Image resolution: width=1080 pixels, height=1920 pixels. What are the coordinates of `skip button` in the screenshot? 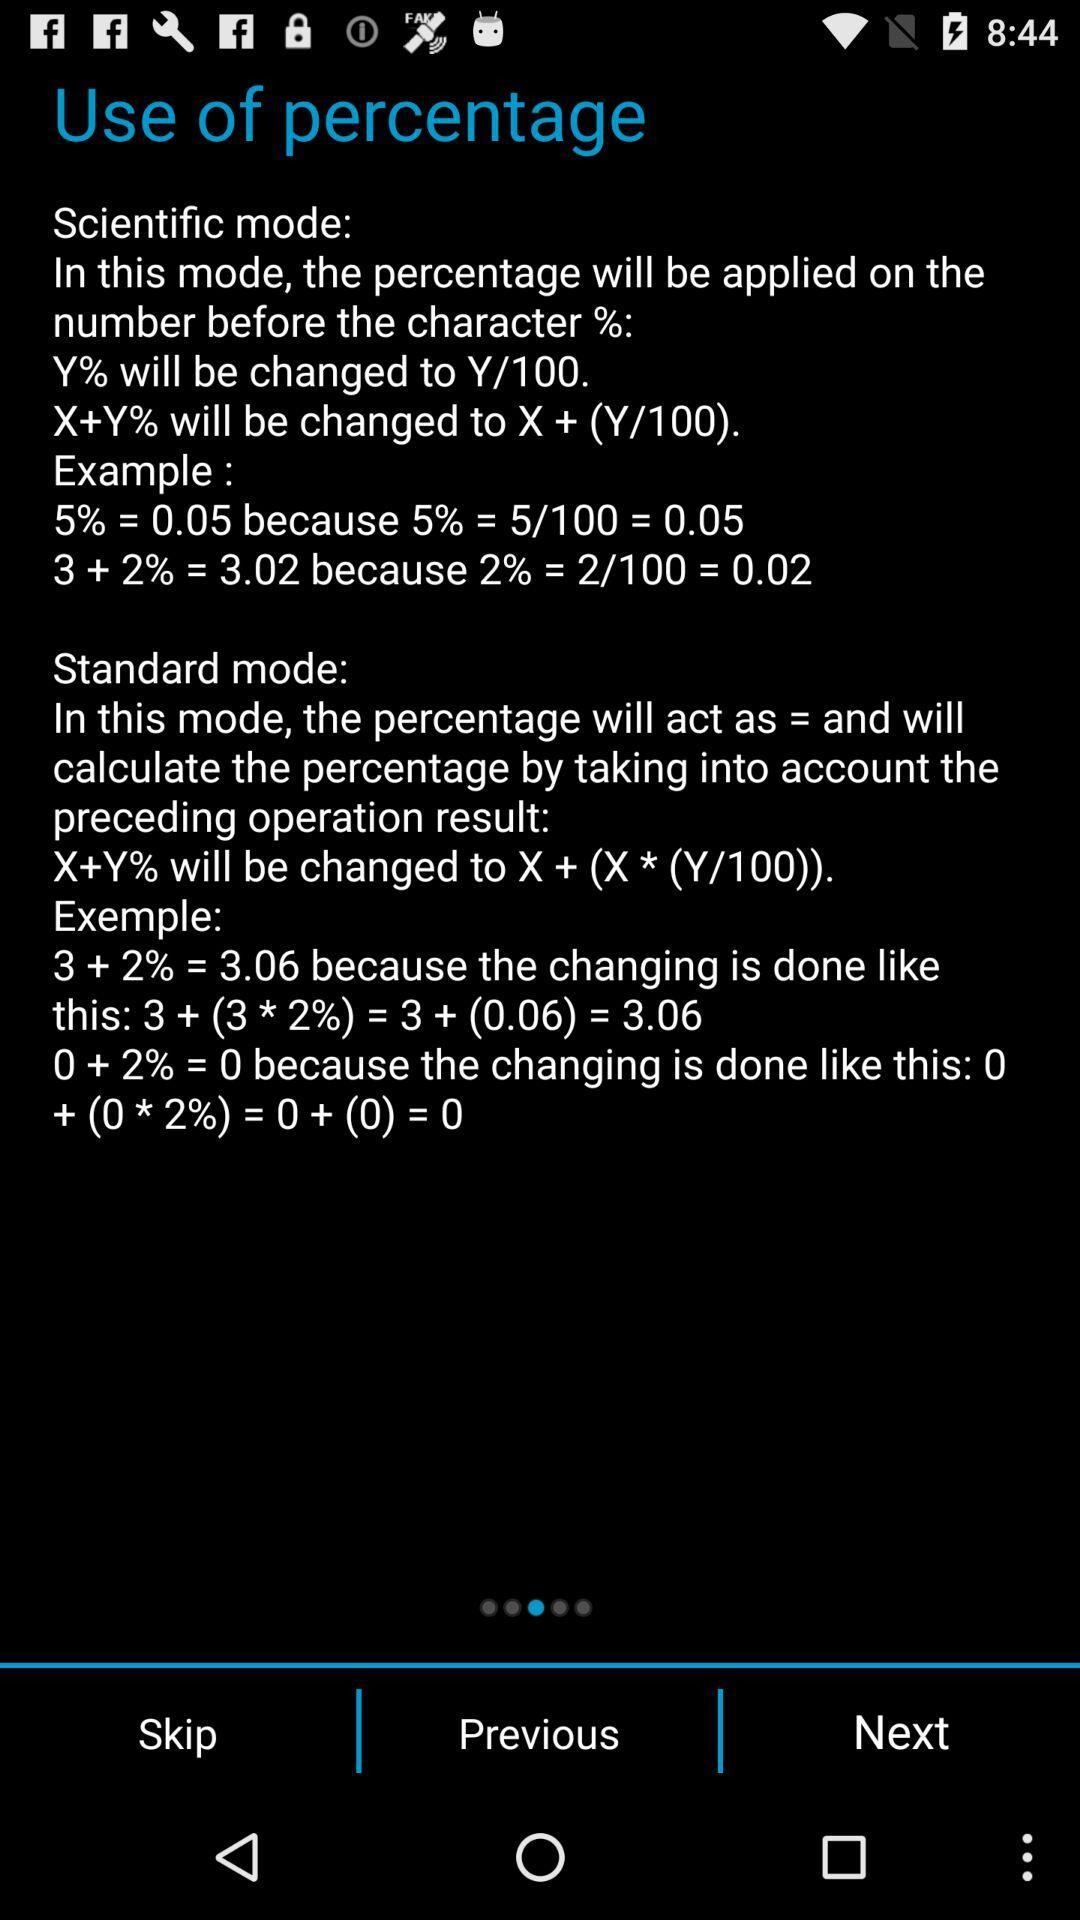 It's located at (177, 1730).